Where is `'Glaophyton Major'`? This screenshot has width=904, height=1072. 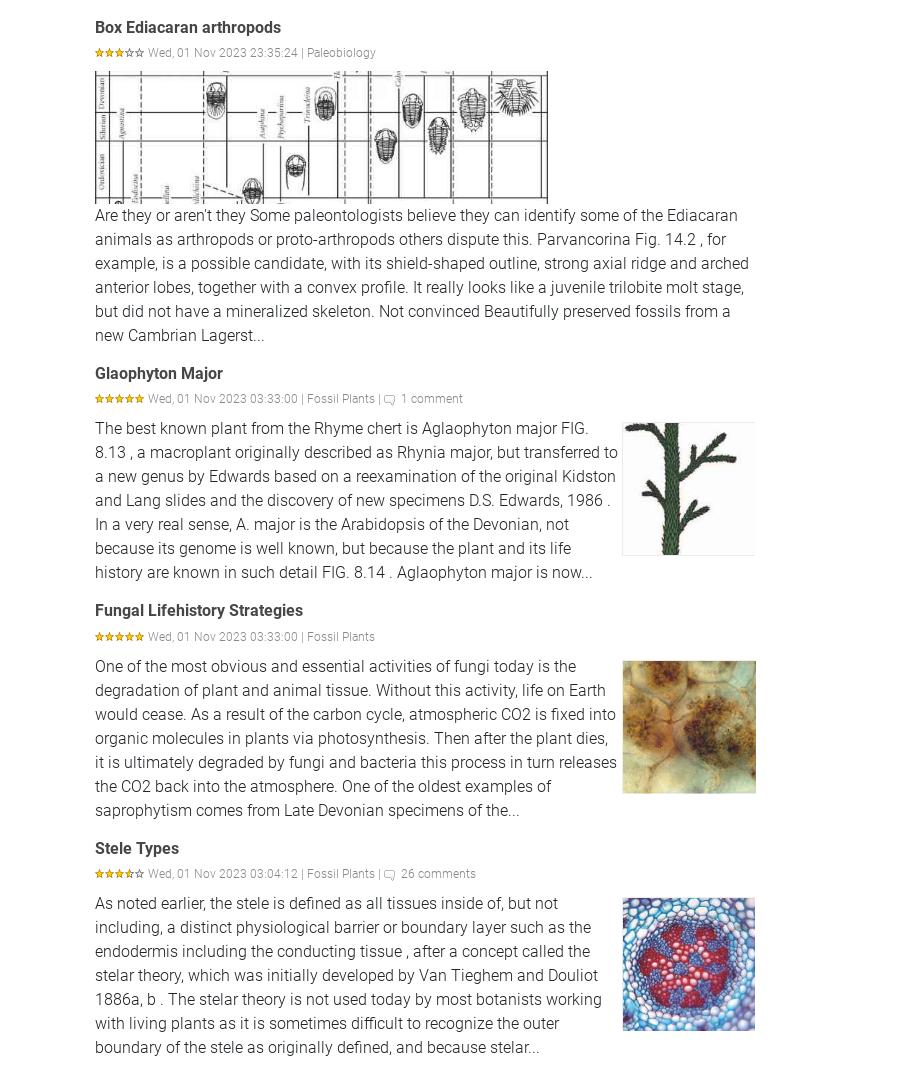 'Glaophyton Major' is located at coordinates (158, 373).